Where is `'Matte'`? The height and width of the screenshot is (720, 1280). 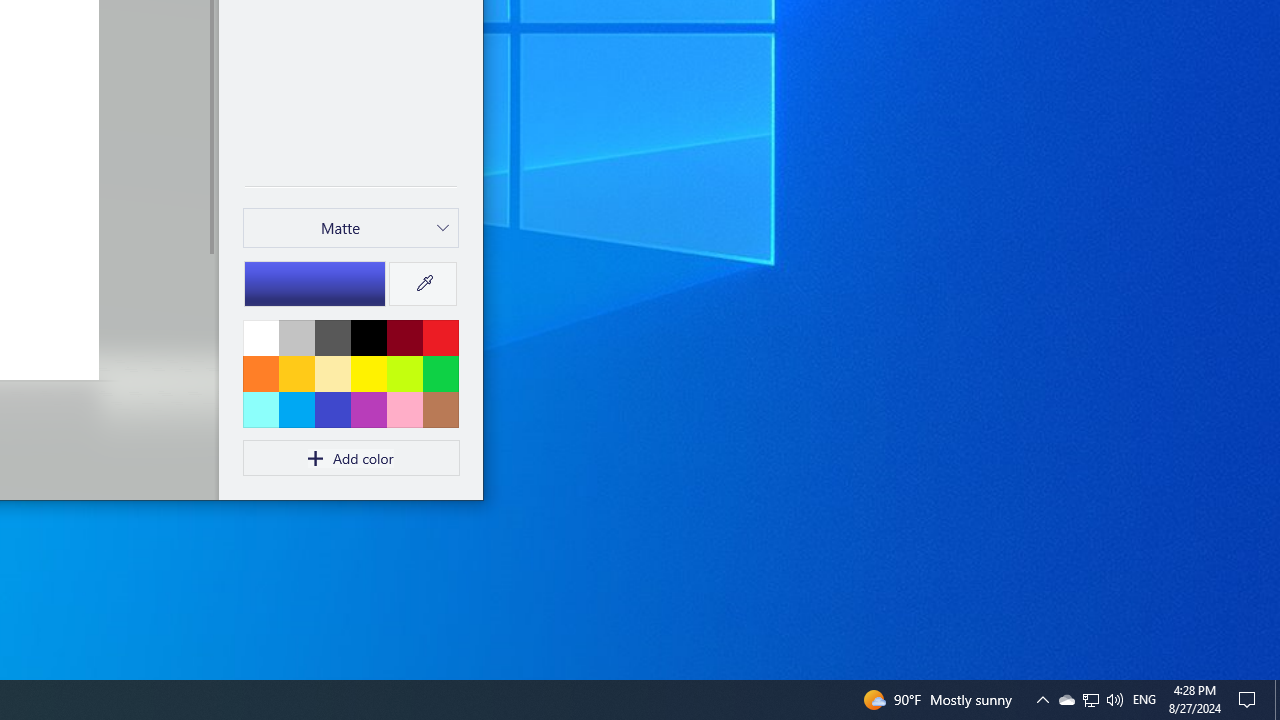
'Matte' is located at coordinates (341, 227).